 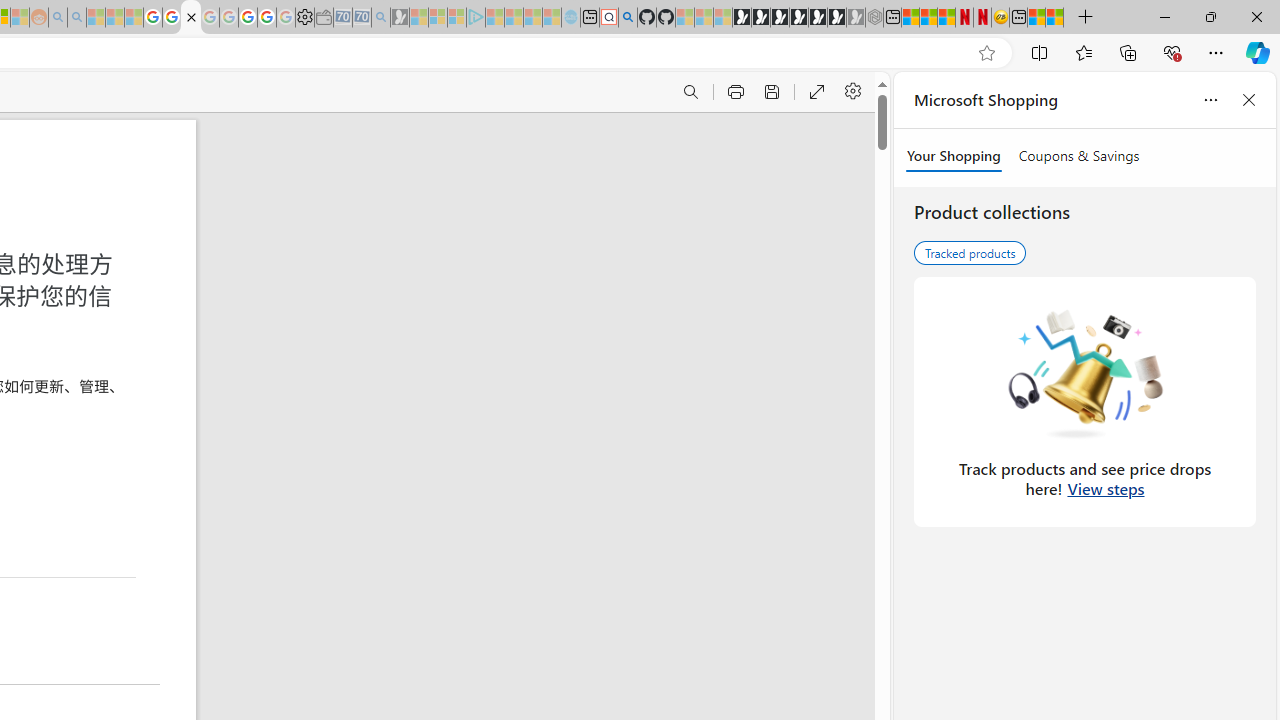 I want to click on 'google_privacy_policy_zh-CN.pdf', so click(x=190, y=17).